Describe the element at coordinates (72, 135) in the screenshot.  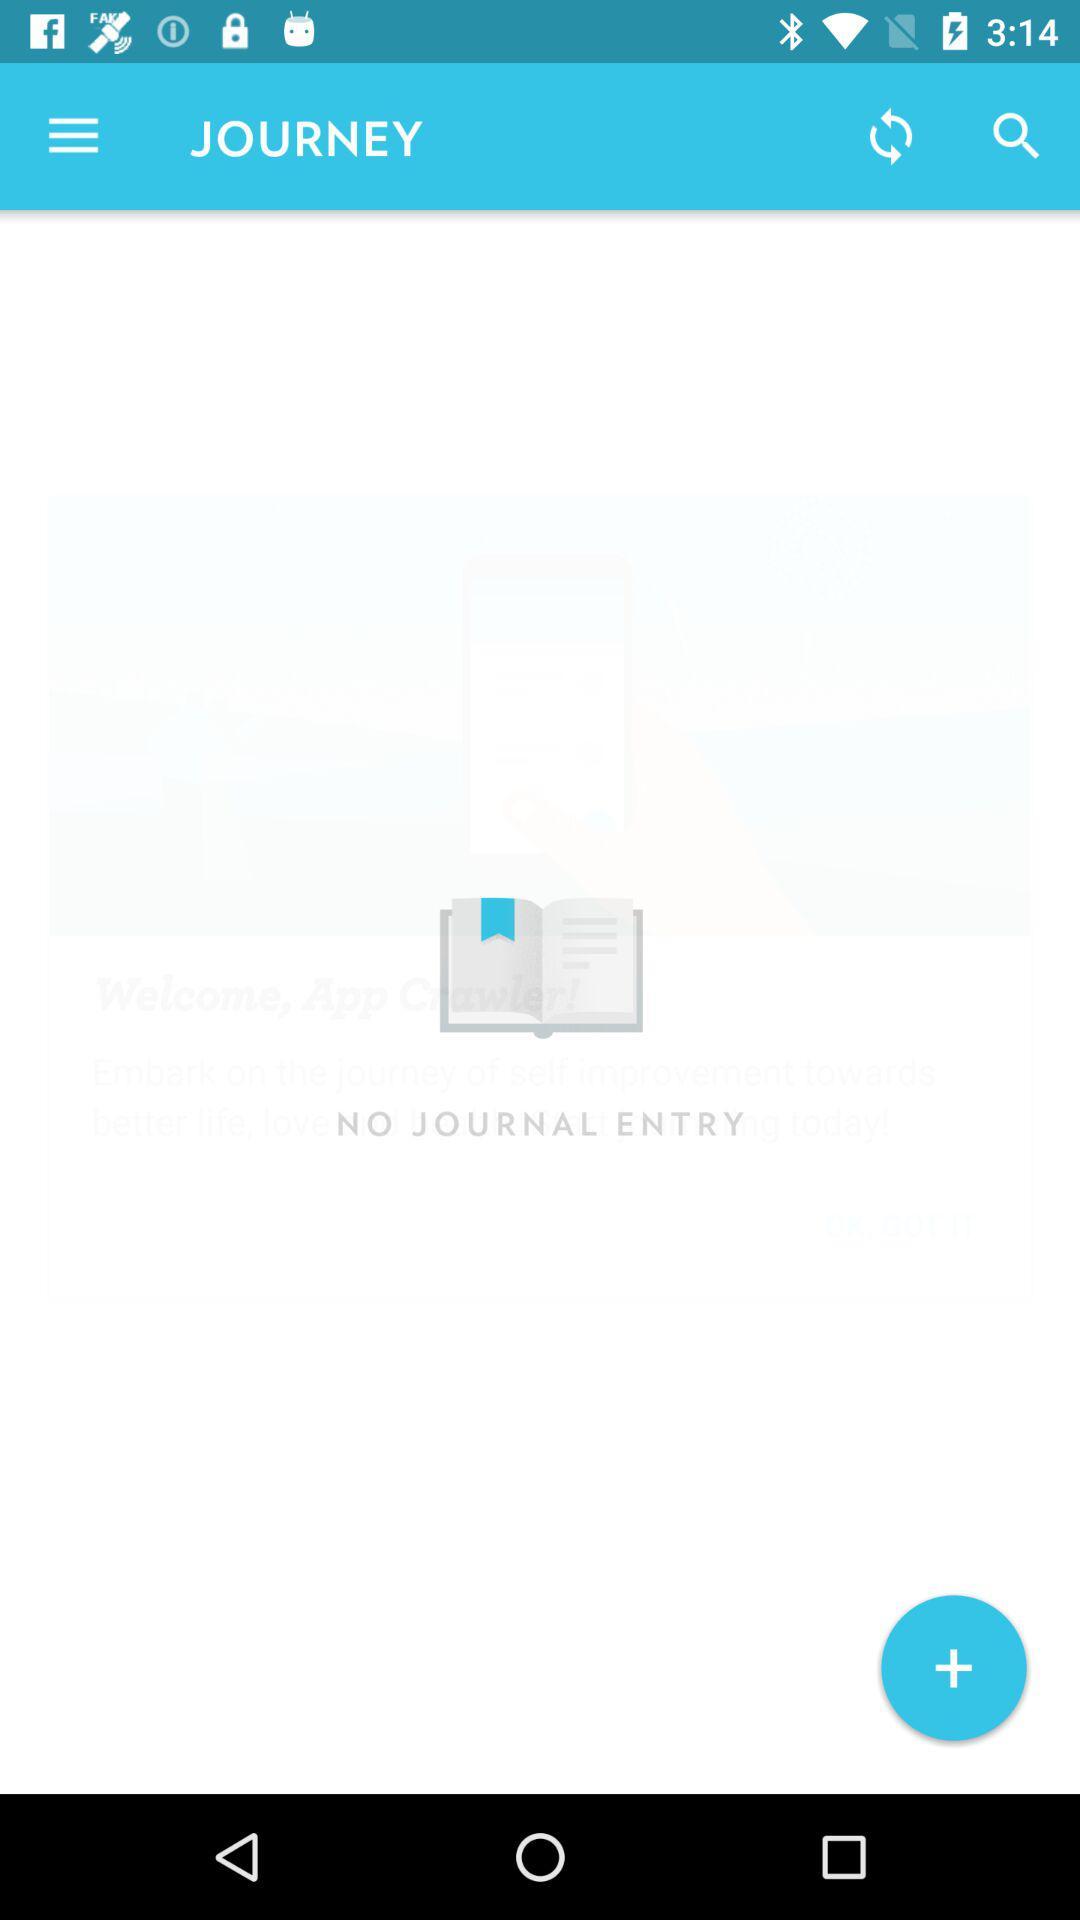
I see `the item next to the journey icon` at that location.